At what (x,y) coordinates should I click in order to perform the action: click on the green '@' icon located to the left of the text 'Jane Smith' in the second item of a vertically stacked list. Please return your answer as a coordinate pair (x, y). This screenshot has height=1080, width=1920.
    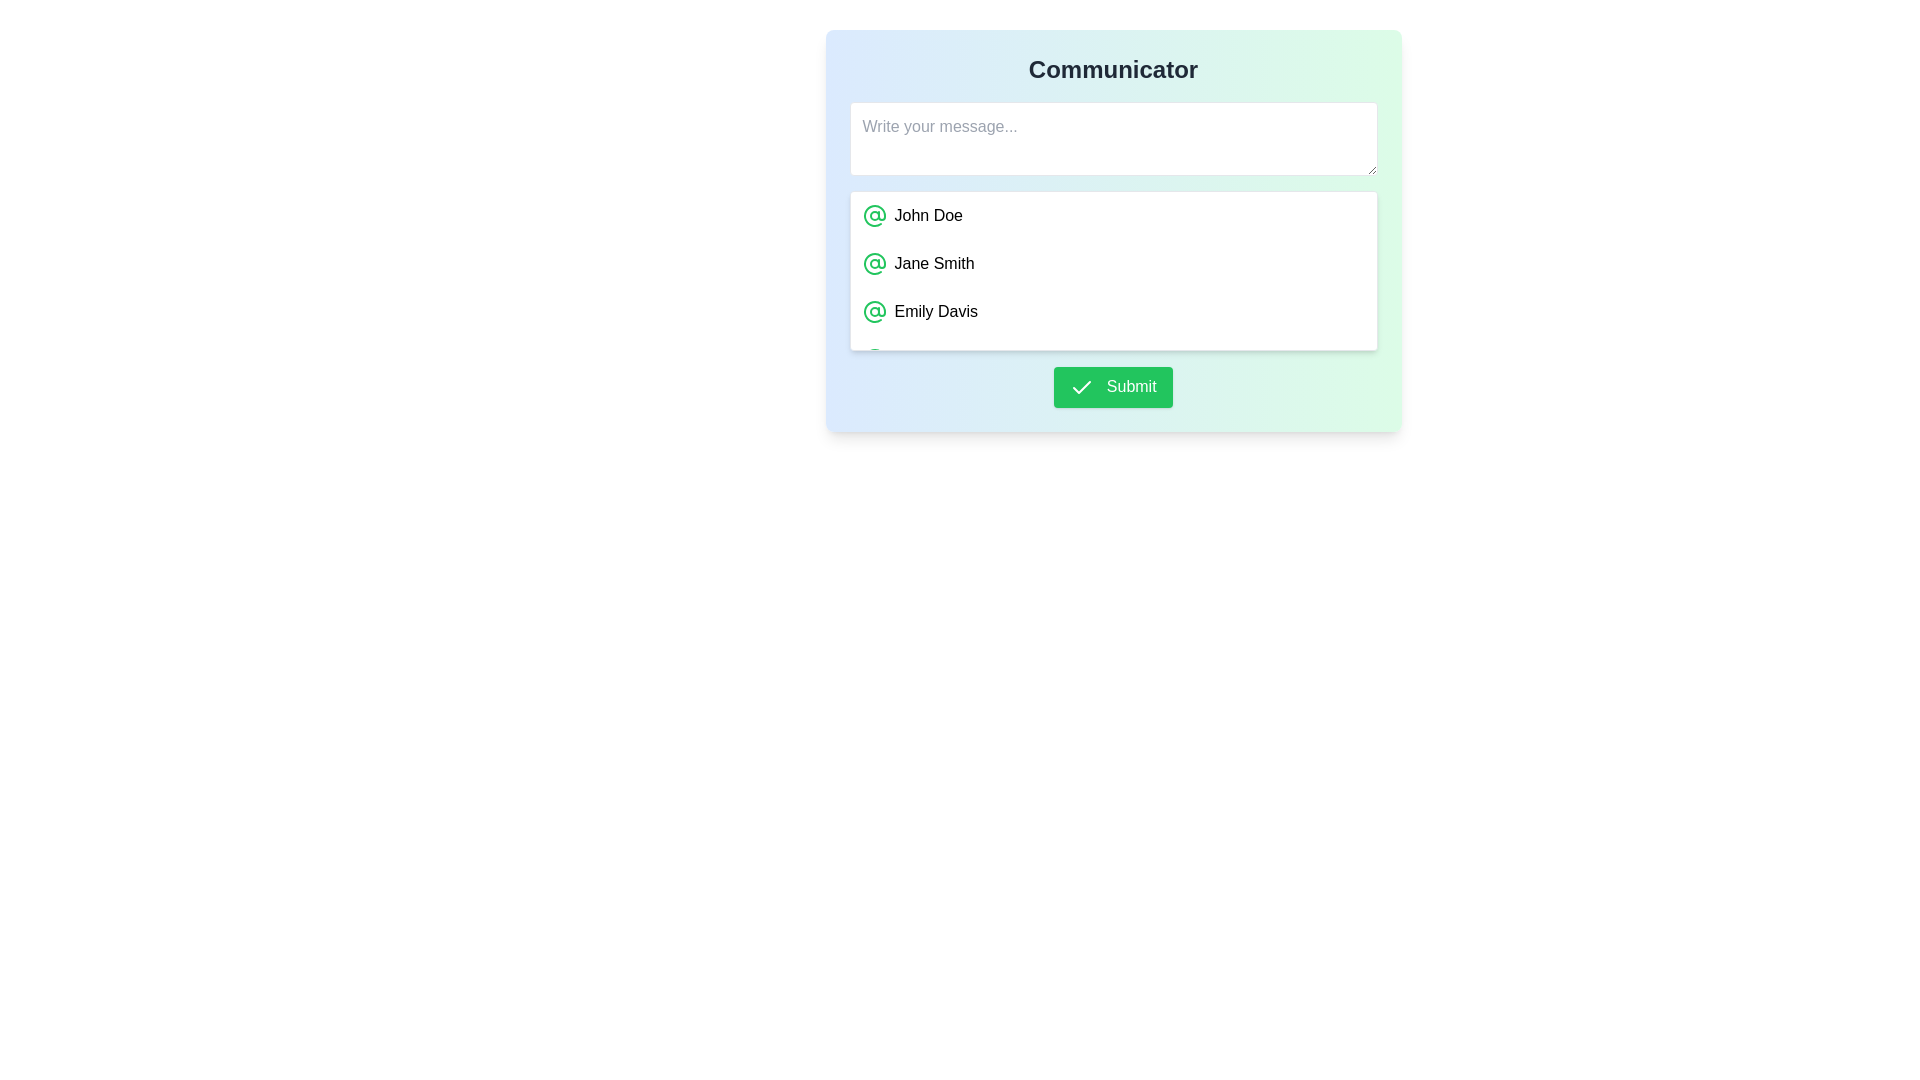
    Looking at the image, I should click on (874, 262).